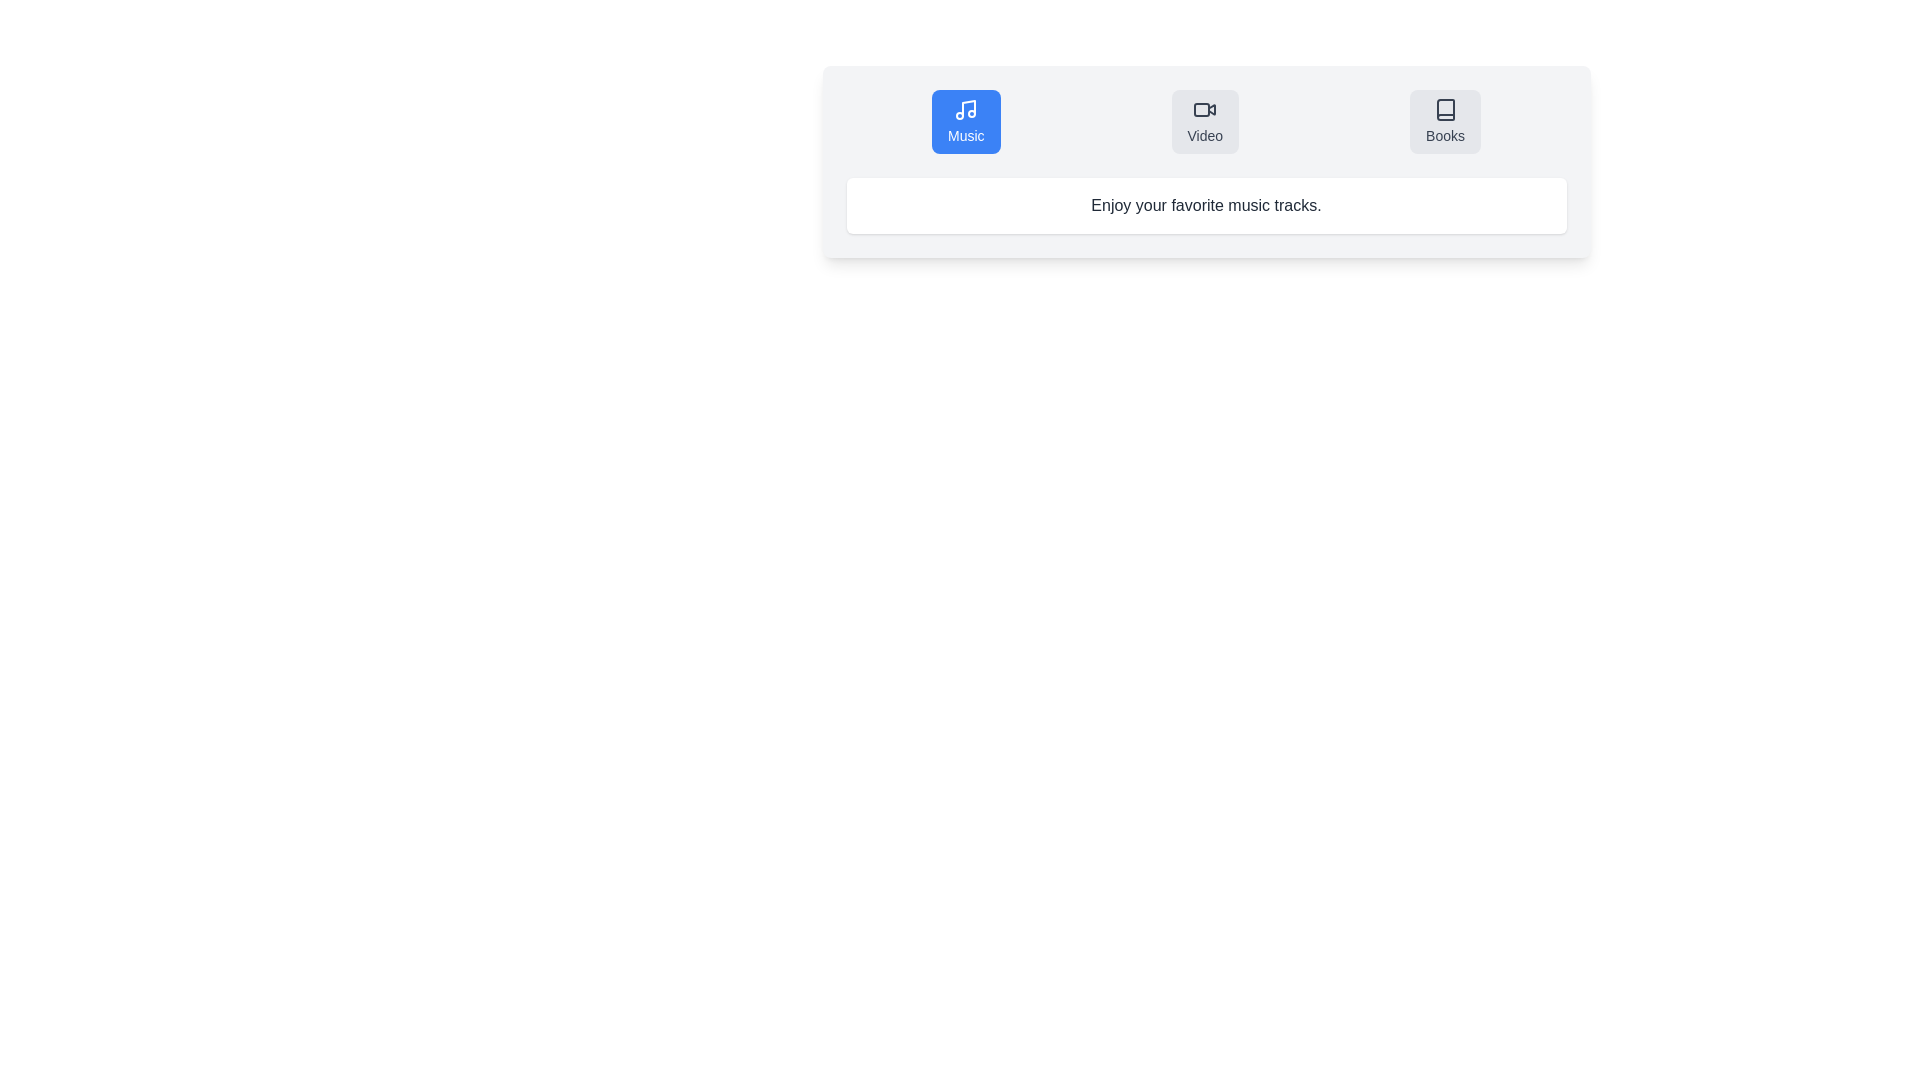  I want to click on the static text element that provides additional information for the 'Music' button, which is located below the row of 'Music', 'Video', and 'Books' buttons, so click(1205, 205).